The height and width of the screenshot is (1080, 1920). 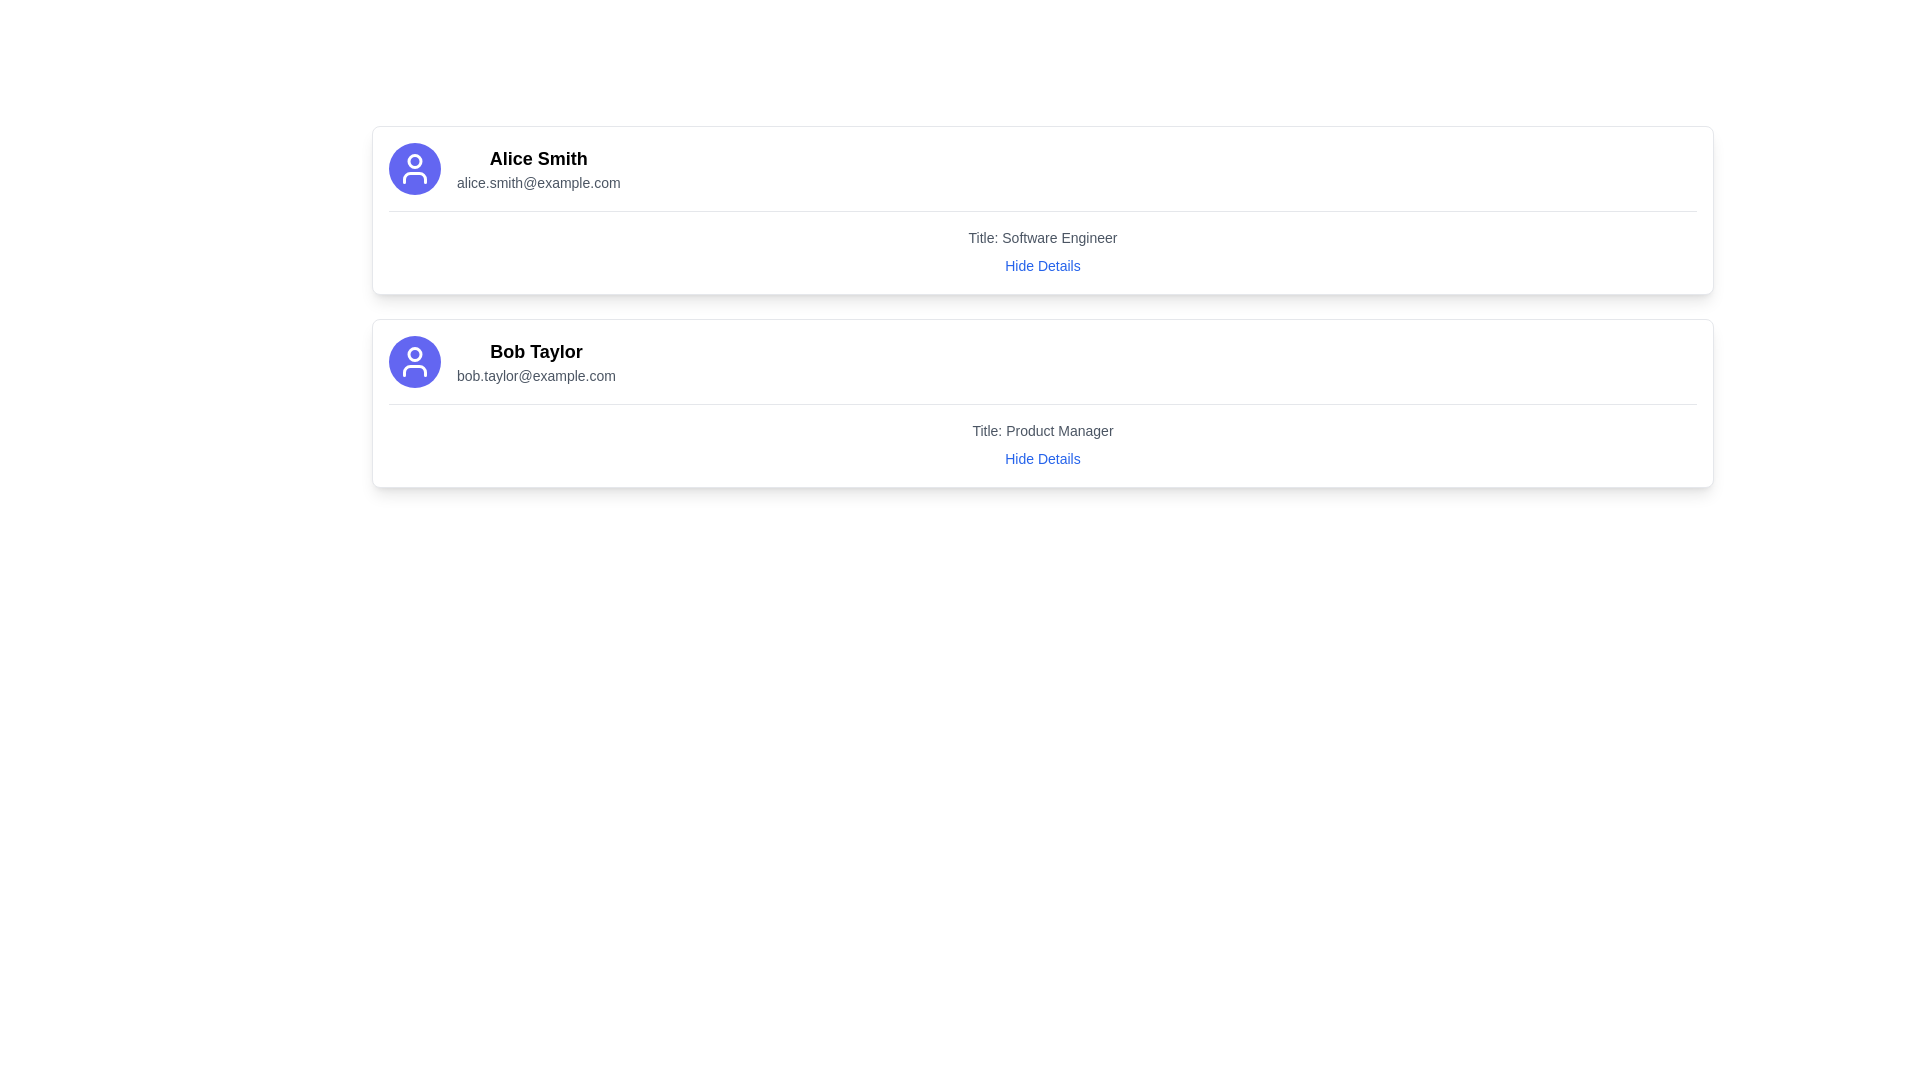 What do you see at coordinates (413, 362) in the screenshot?
I see `the user profile icon button located to the left of the text 'Bob Taylor' and 'bob.taylor@example.com' in the second user information card` at bounding box center [413, 362].